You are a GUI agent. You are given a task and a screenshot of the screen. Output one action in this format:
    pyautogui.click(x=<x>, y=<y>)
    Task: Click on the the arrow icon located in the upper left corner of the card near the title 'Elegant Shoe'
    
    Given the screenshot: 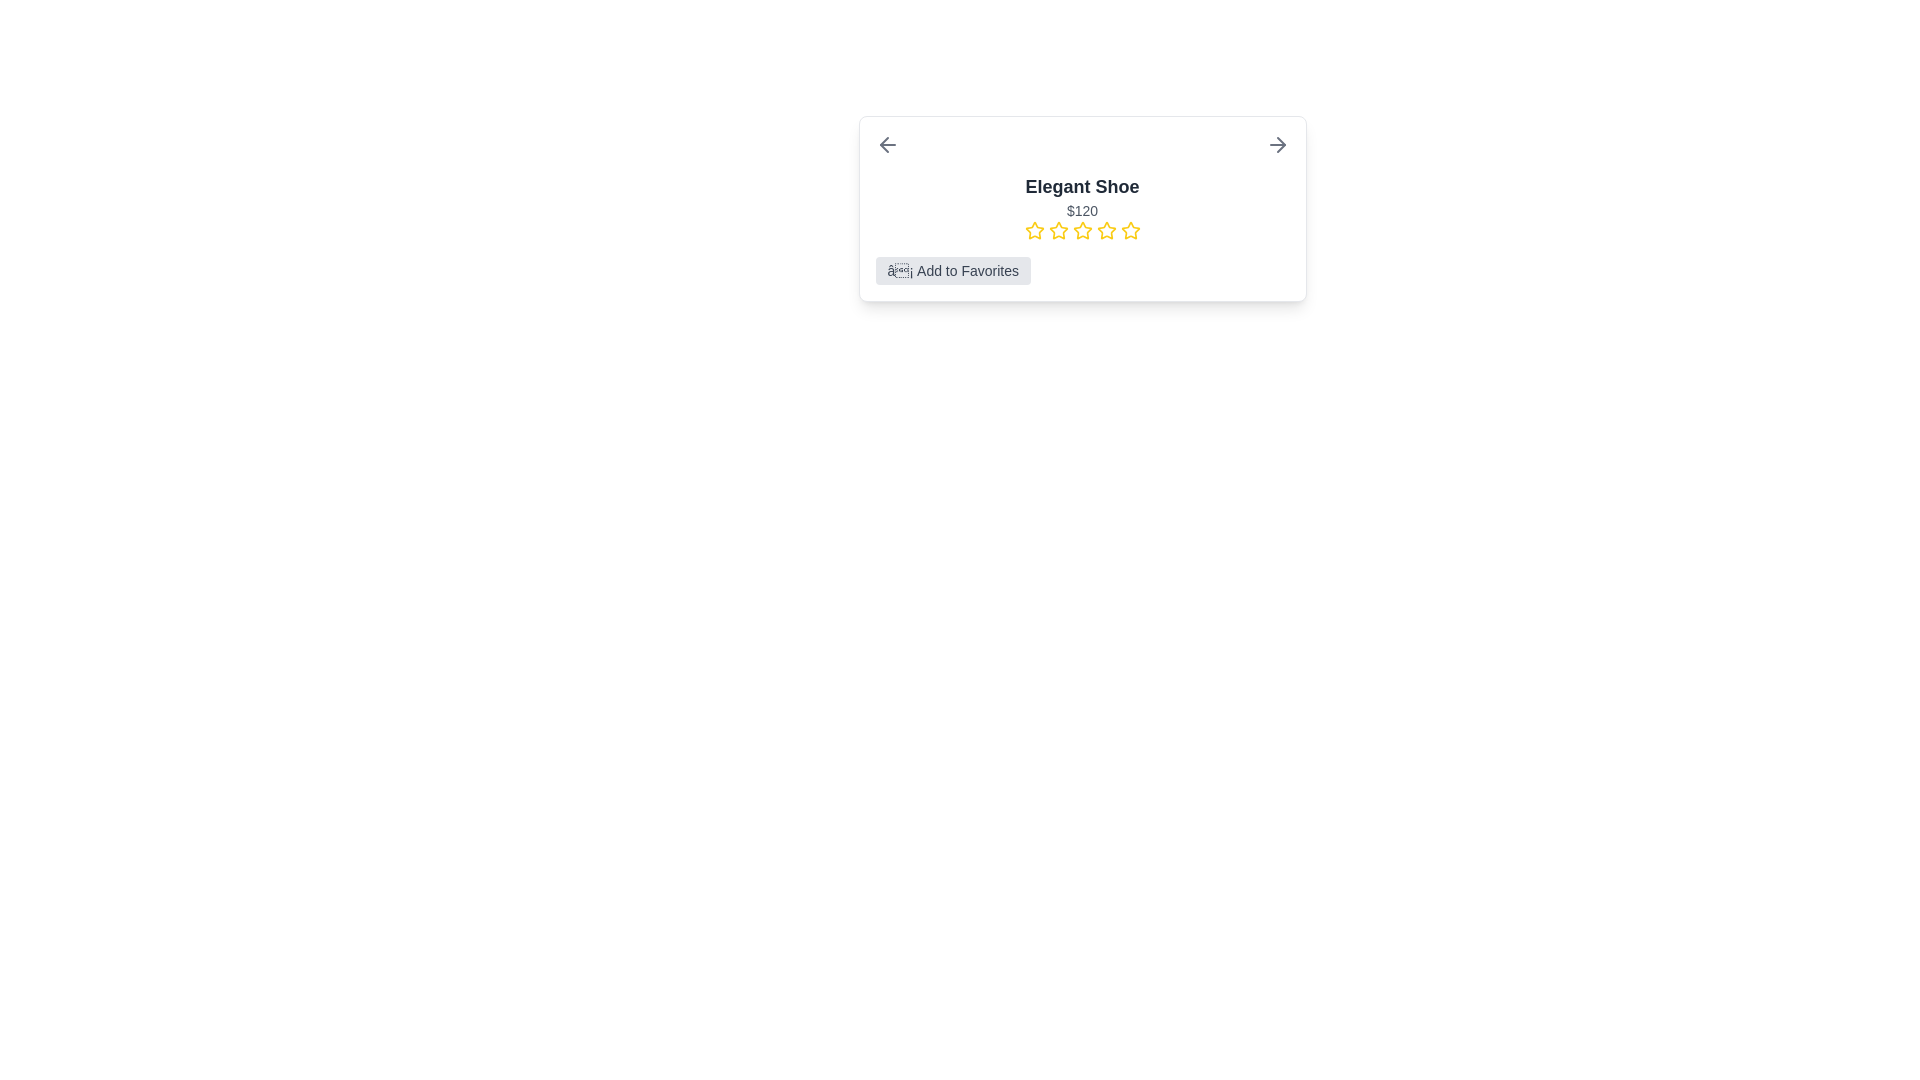 What is the action you would take?
    pyautogui.click(x=882, y=144)
    